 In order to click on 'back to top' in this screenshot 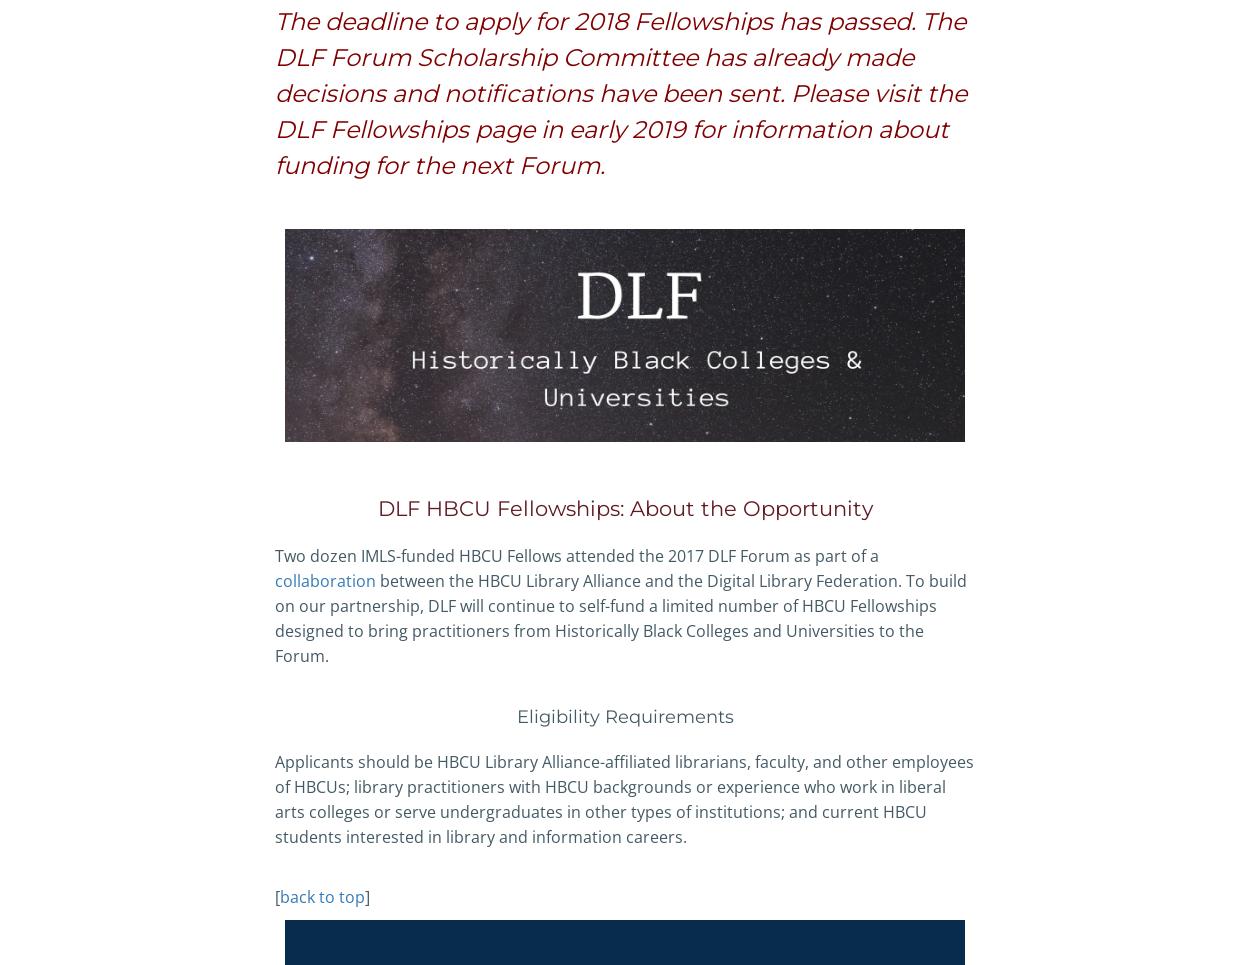, I will do `click(321, 895)`.